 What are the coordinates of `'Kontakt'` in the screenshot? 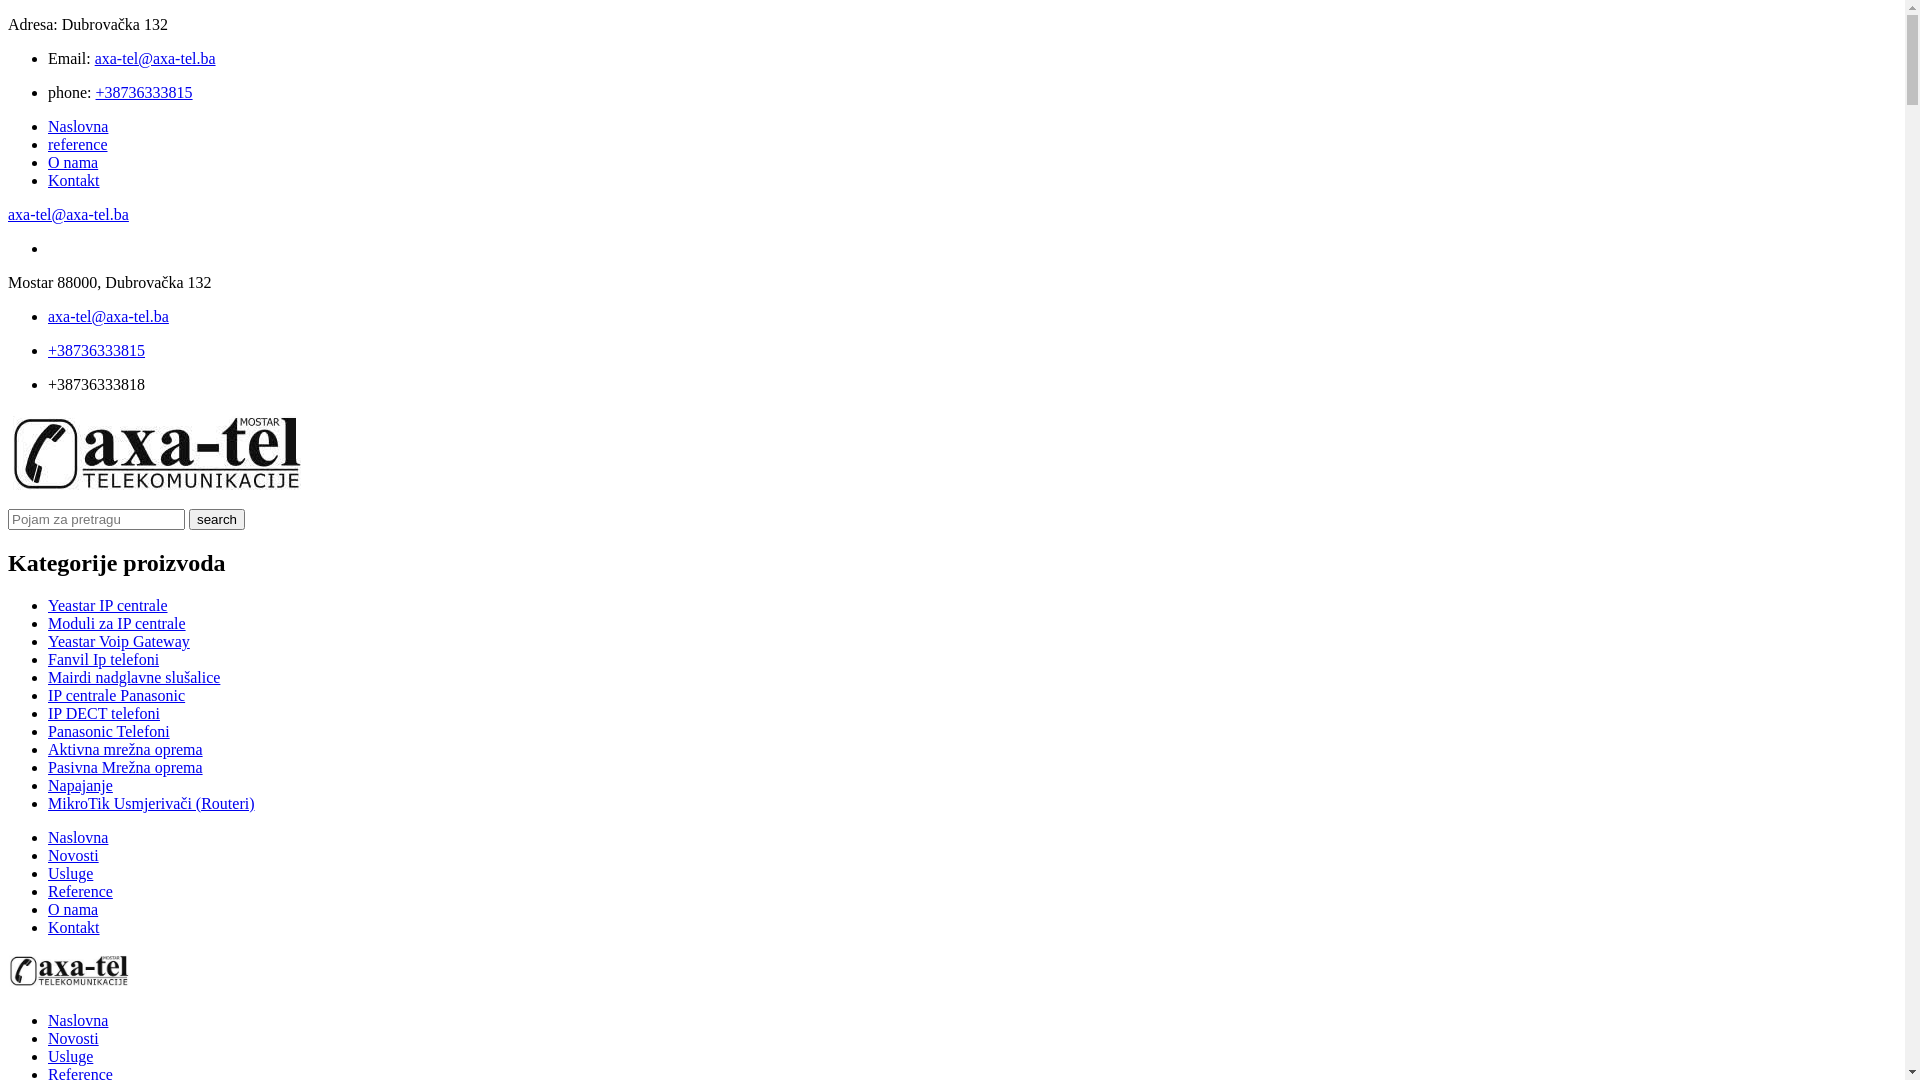 It's located at (73, 927).